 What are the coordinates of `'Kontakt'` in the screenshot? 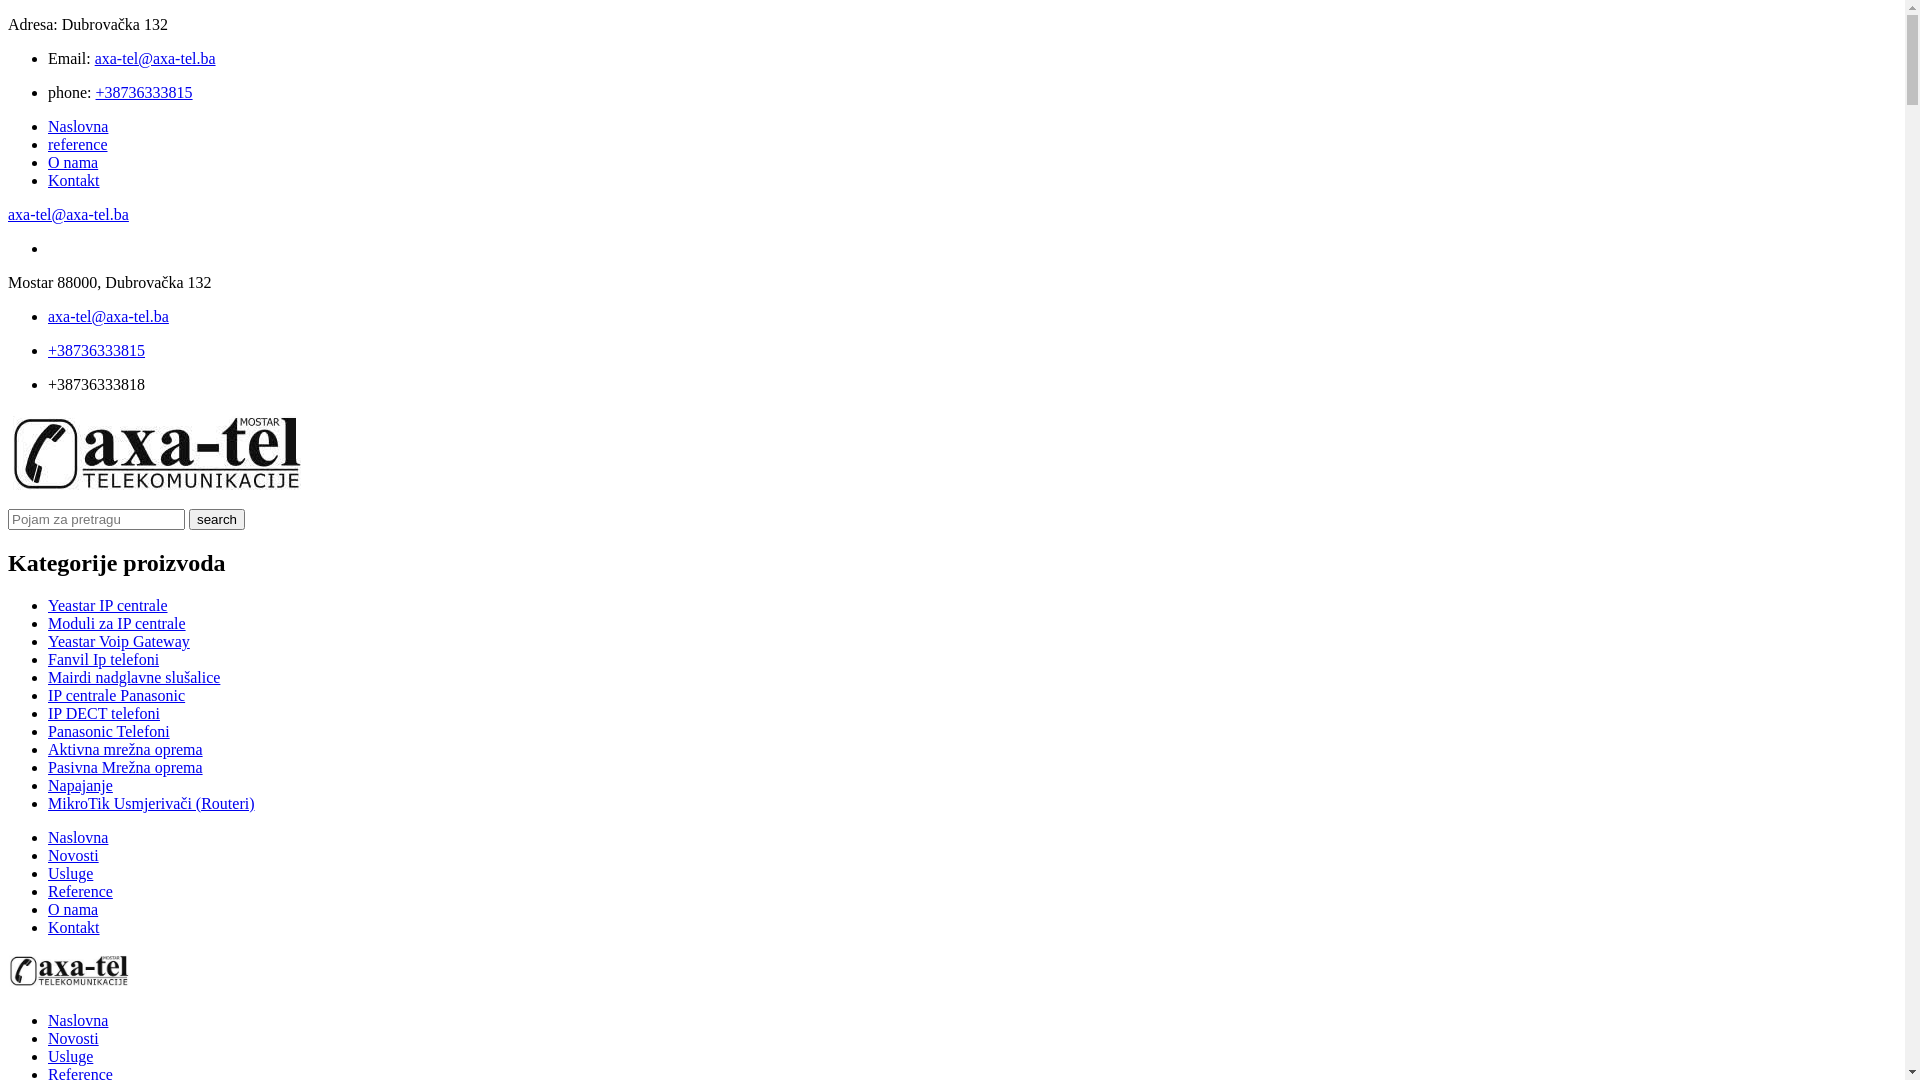 It's located at (73, 927).